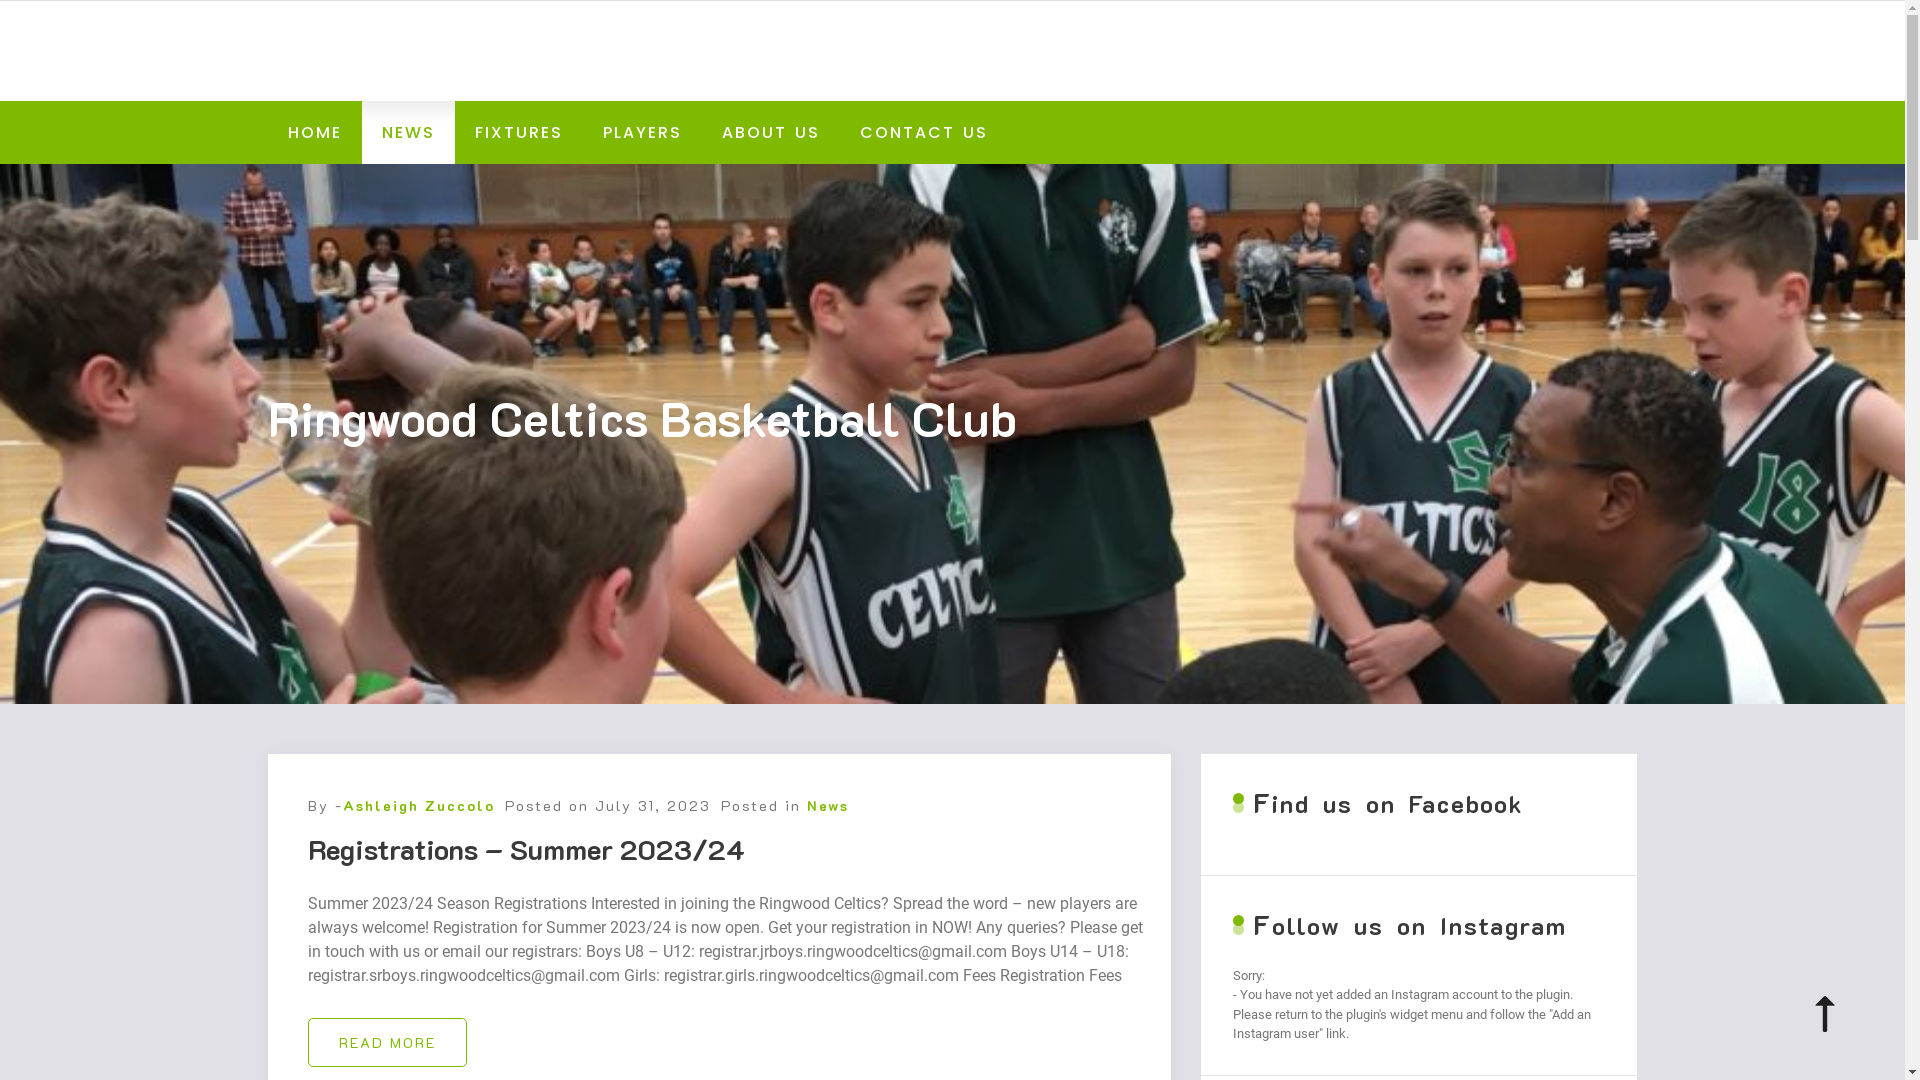 Image resolution: width=1920 pixels, height=1080 pixels. Describe the element at coordinates (361, 132) in the screenshot. I see `'NEWS'` at that location.